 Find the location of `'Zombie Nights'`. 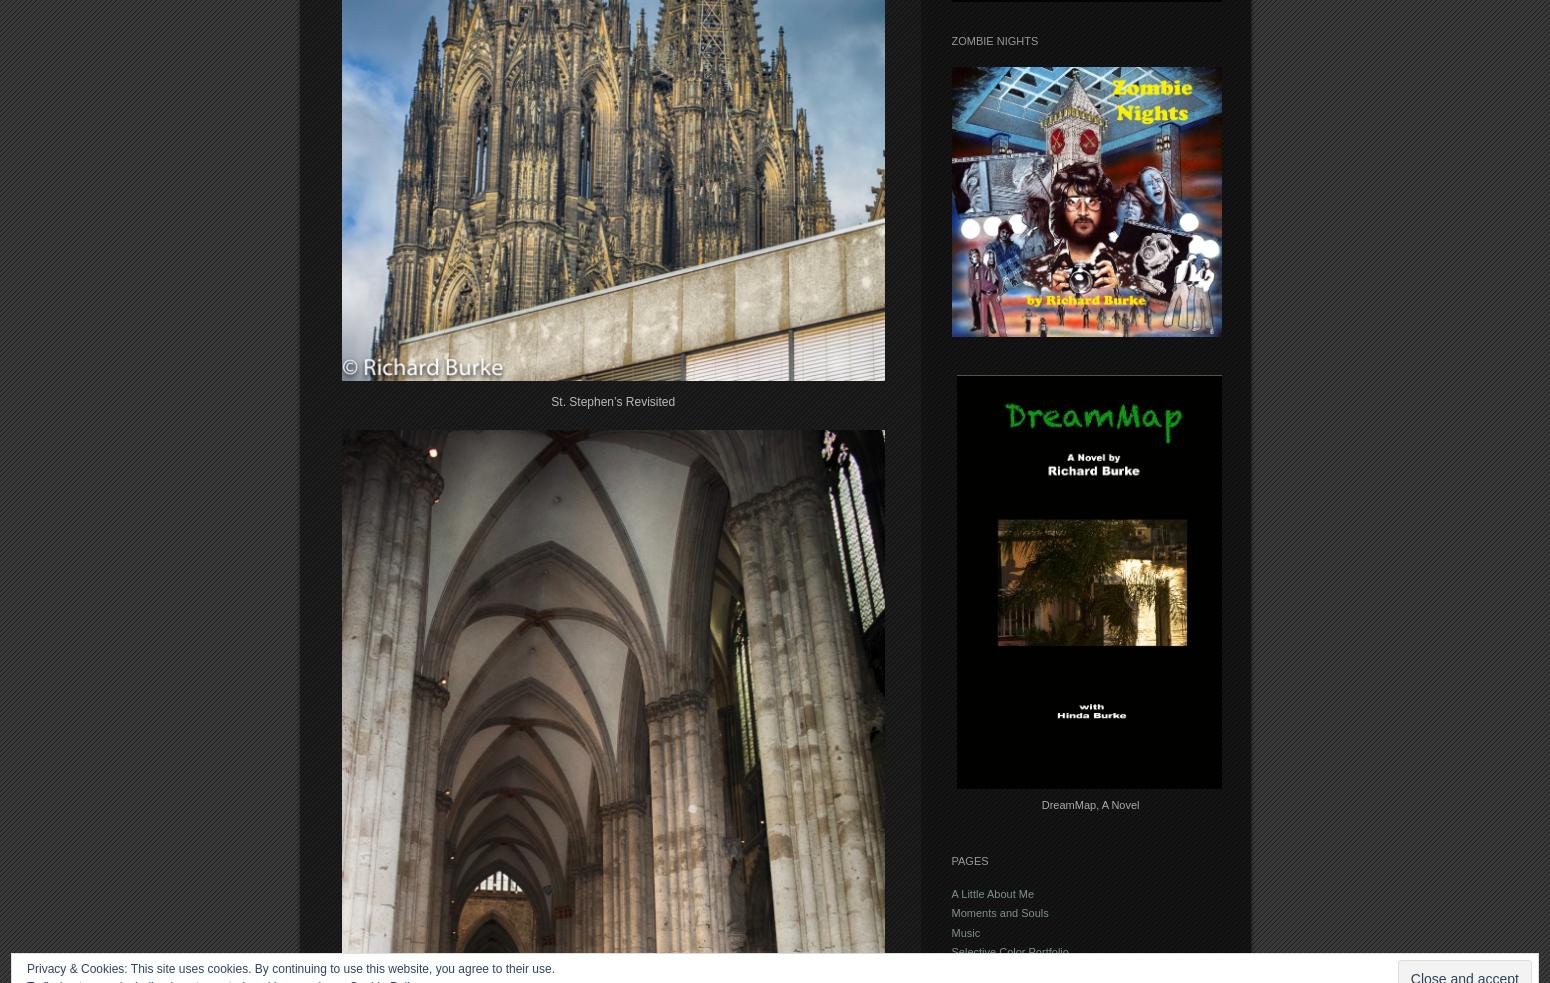

'Zombie Nights' is located at coordinates (993, 39).